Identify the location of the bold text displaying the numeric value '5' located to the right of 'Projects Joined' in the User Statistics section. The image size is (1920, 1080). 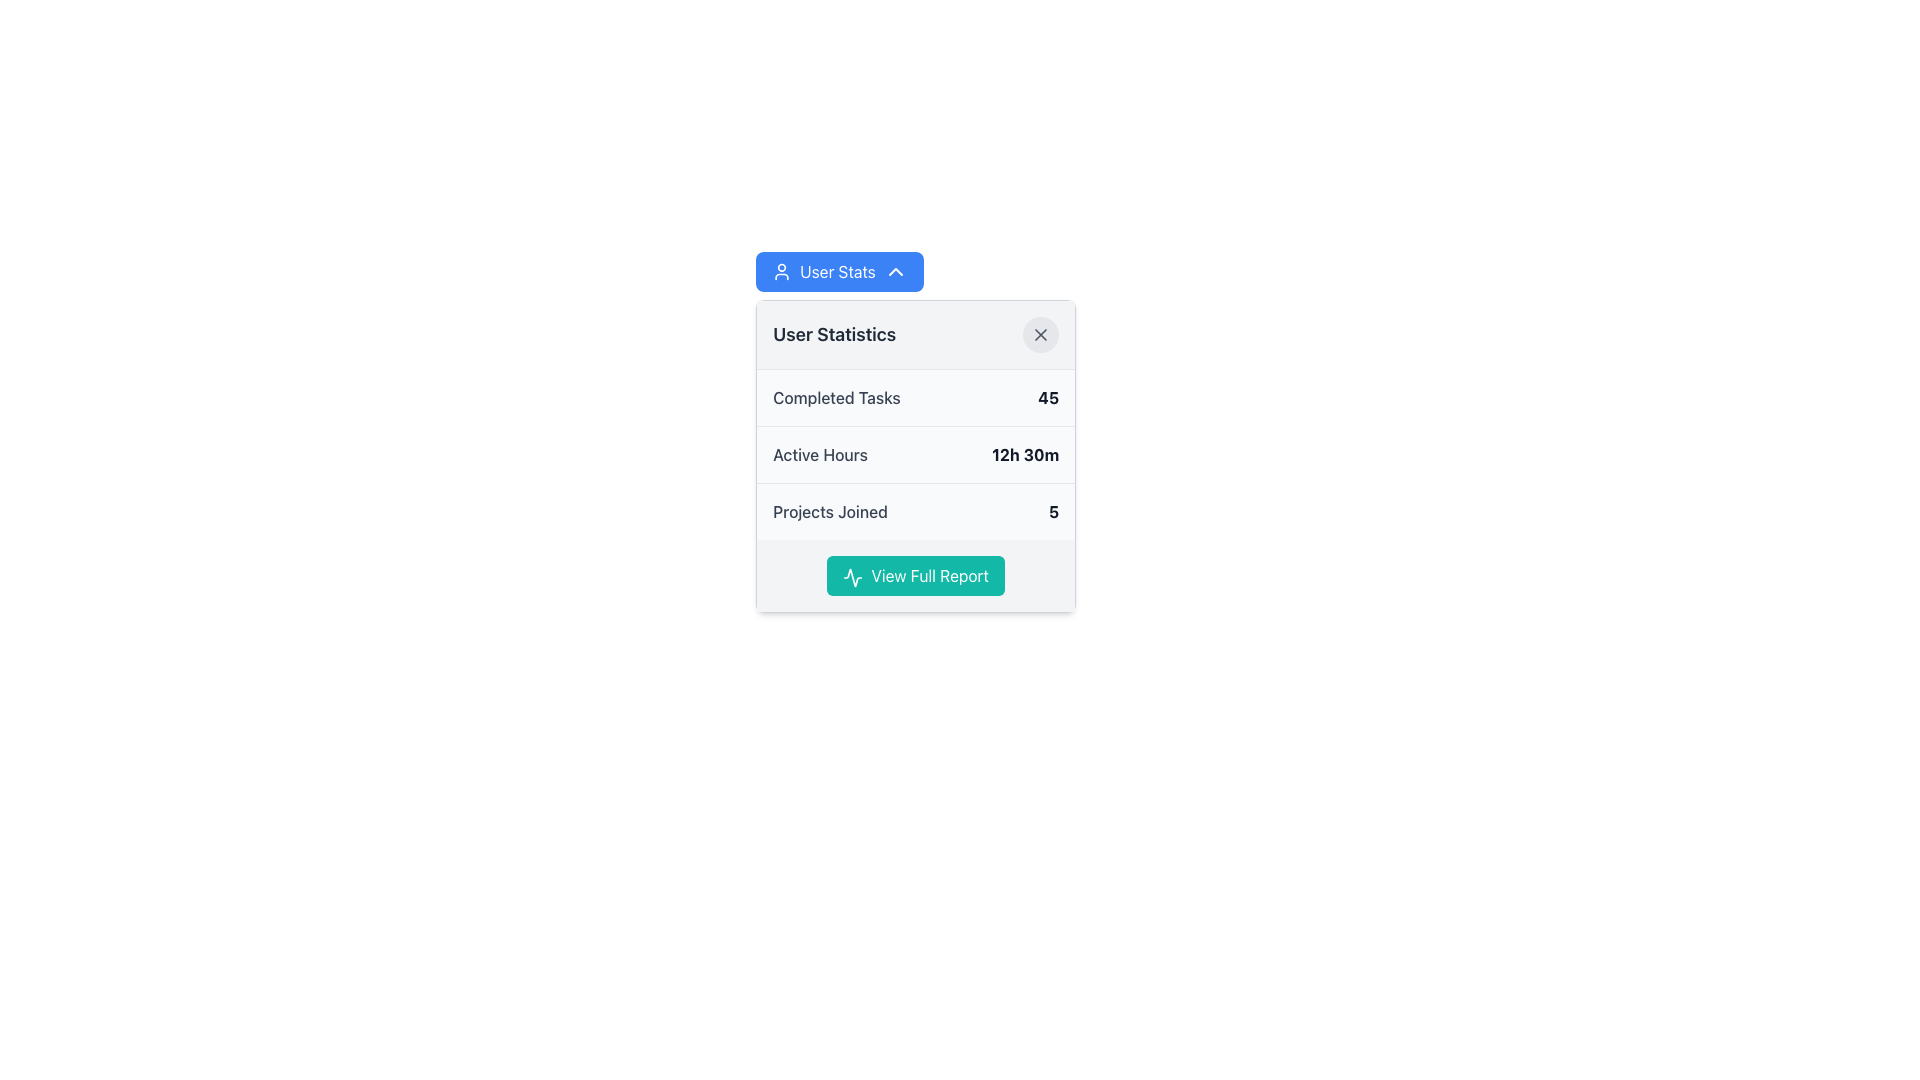
(1053, 511).